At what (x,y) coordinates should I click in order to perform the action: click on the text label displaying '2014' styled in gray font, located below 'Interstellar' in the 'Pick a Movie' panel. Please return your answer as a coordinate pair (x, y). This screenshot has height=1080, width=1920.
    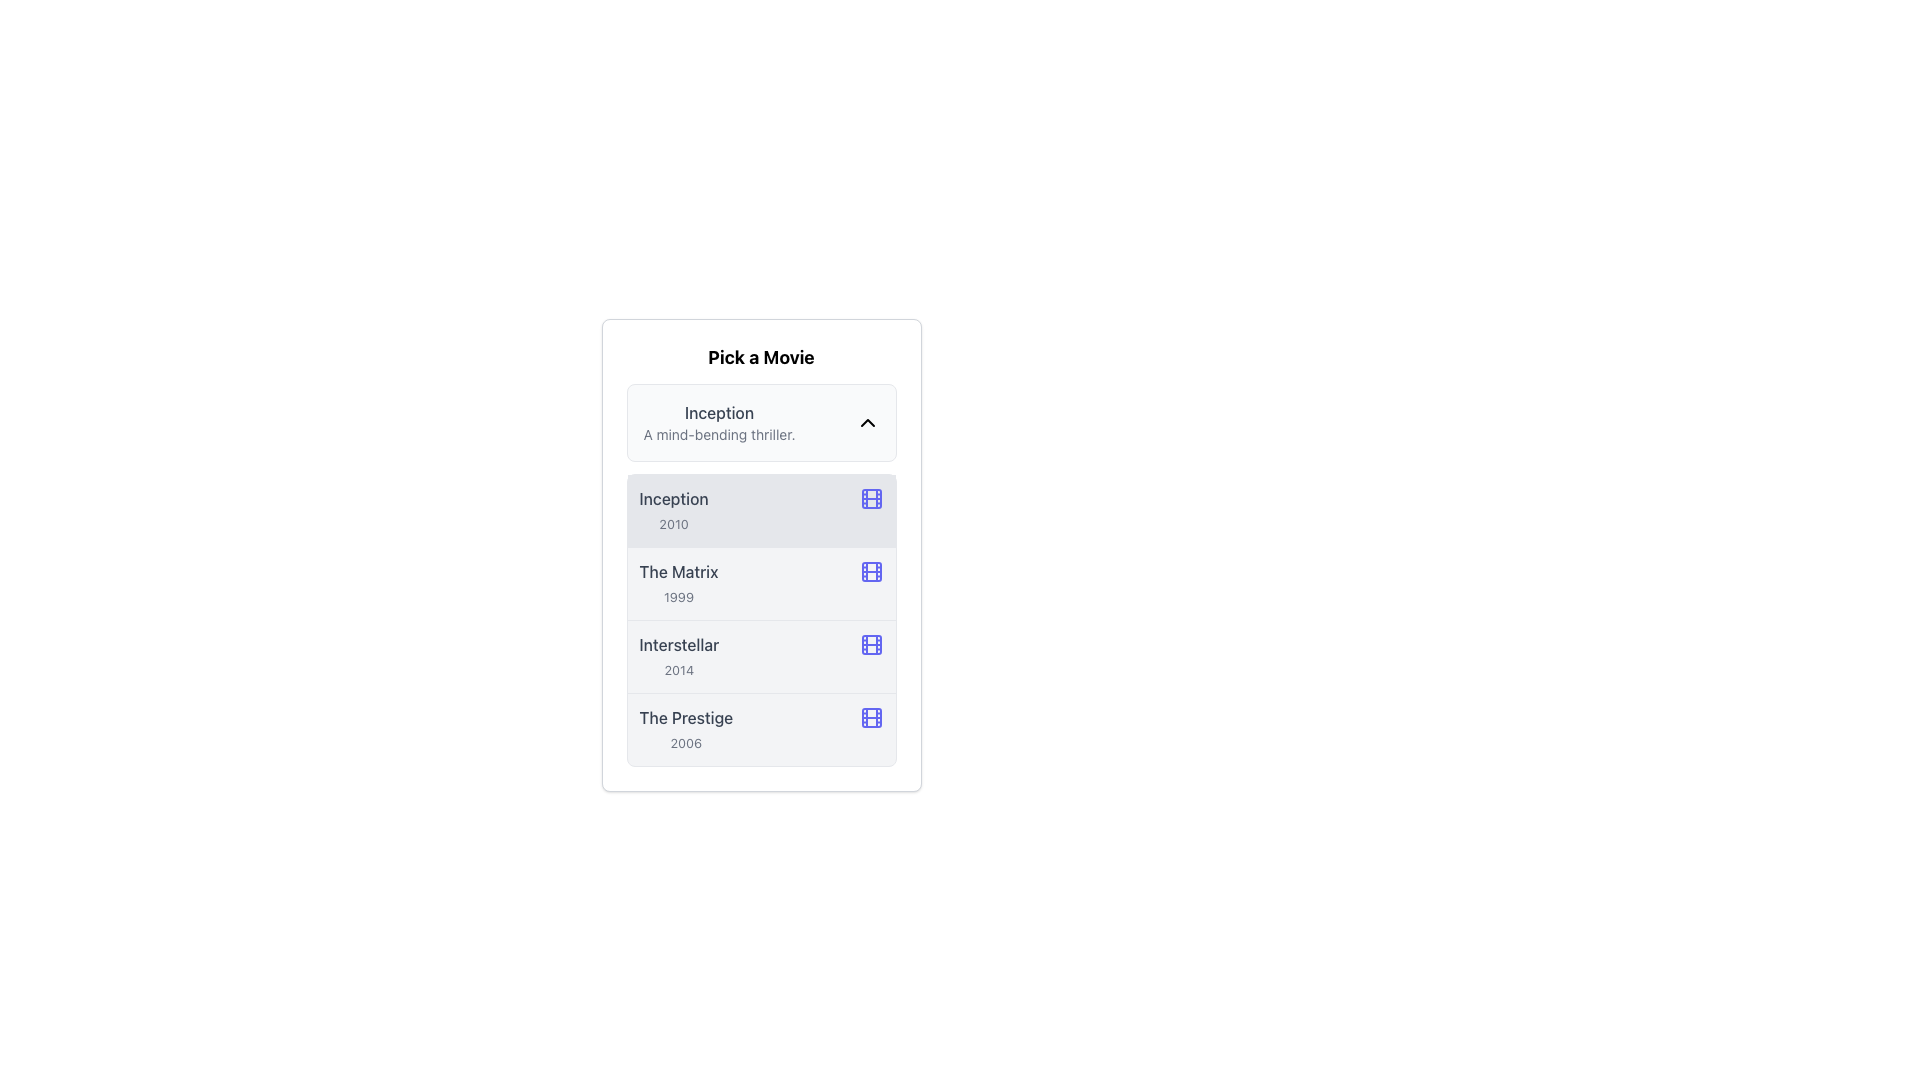
    Looking at the image, I should click on (679, 670).